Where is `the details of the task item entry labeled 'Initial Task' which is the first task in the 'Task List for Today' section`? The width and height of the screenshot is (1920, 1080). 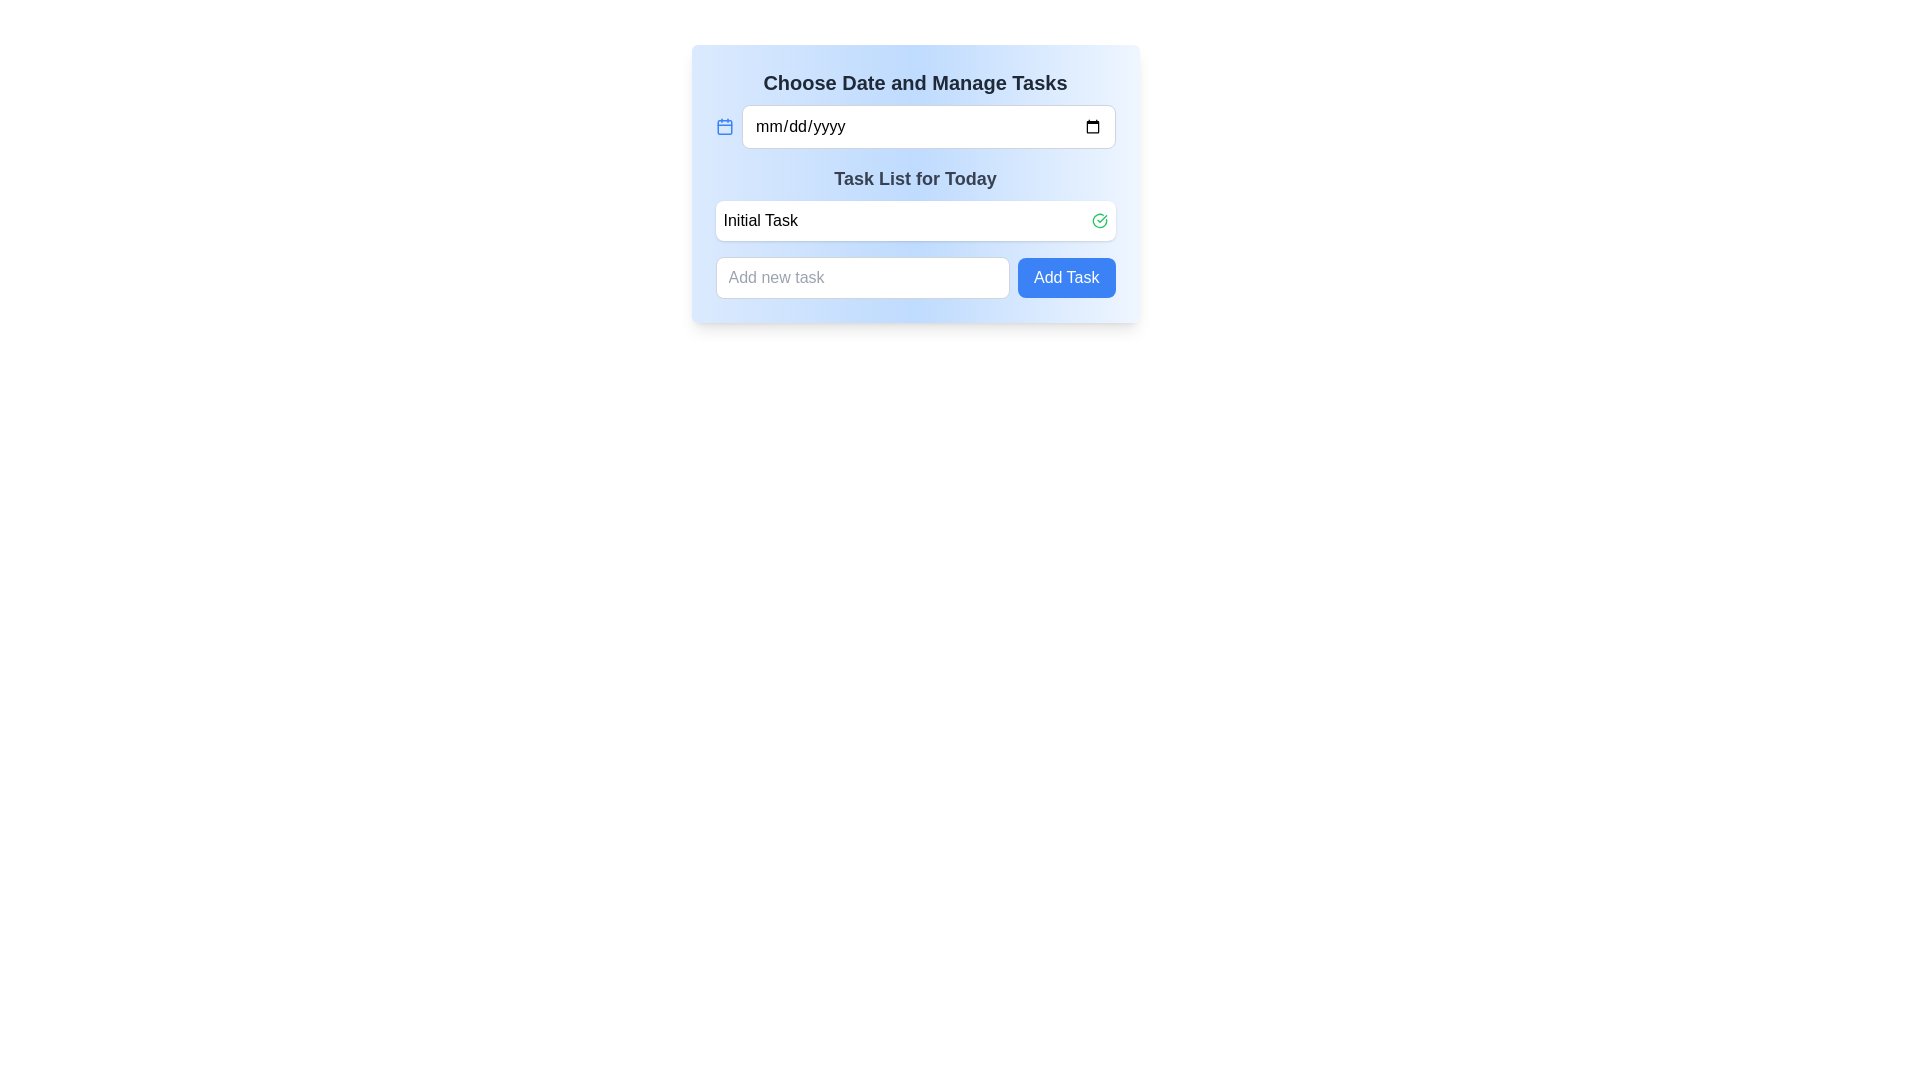
the details of the task item entry labeled 'Initial Task' which is the first task in the 'Task List for Today' section is located at coordinates (914, 220).